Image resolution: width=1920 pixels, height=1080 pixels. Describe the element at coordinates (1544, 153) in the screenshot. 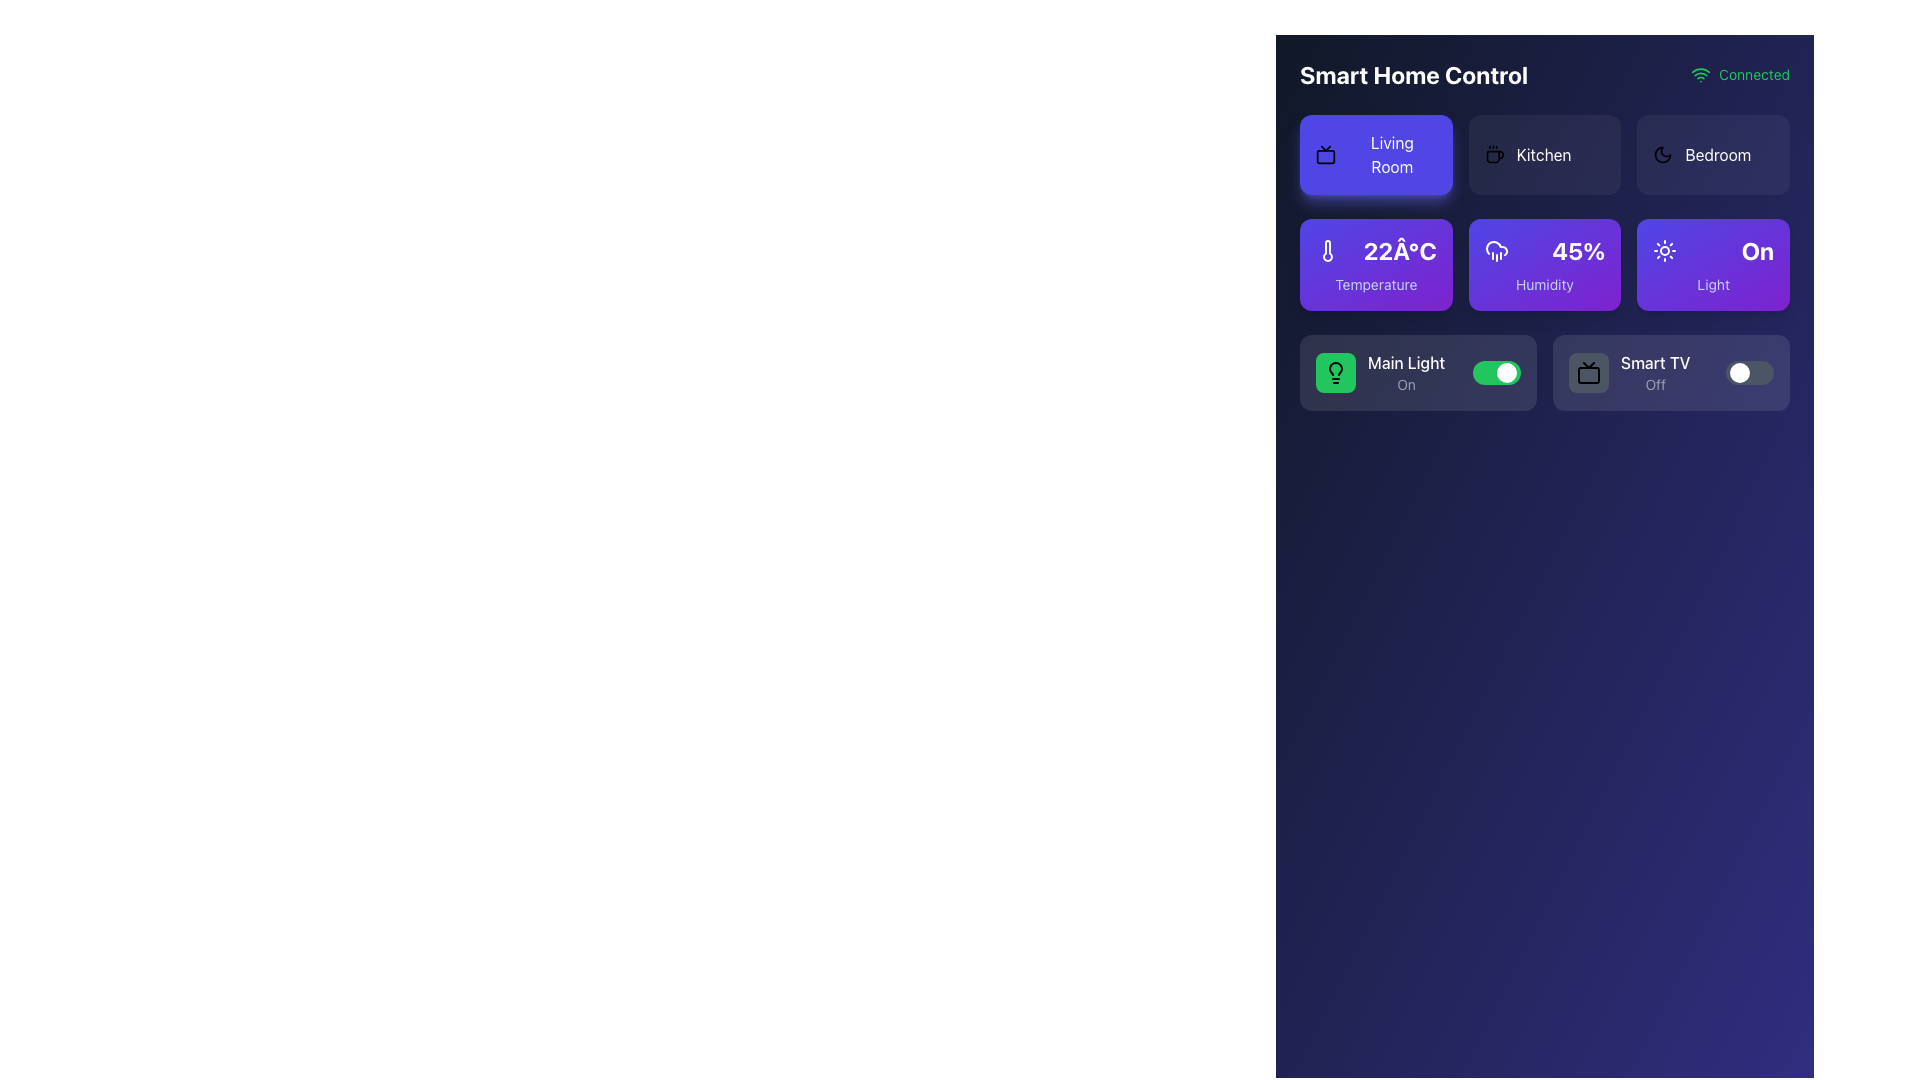

I see `the middle button in the row of three buttons labeled 'Smart Home Control'` at that location.